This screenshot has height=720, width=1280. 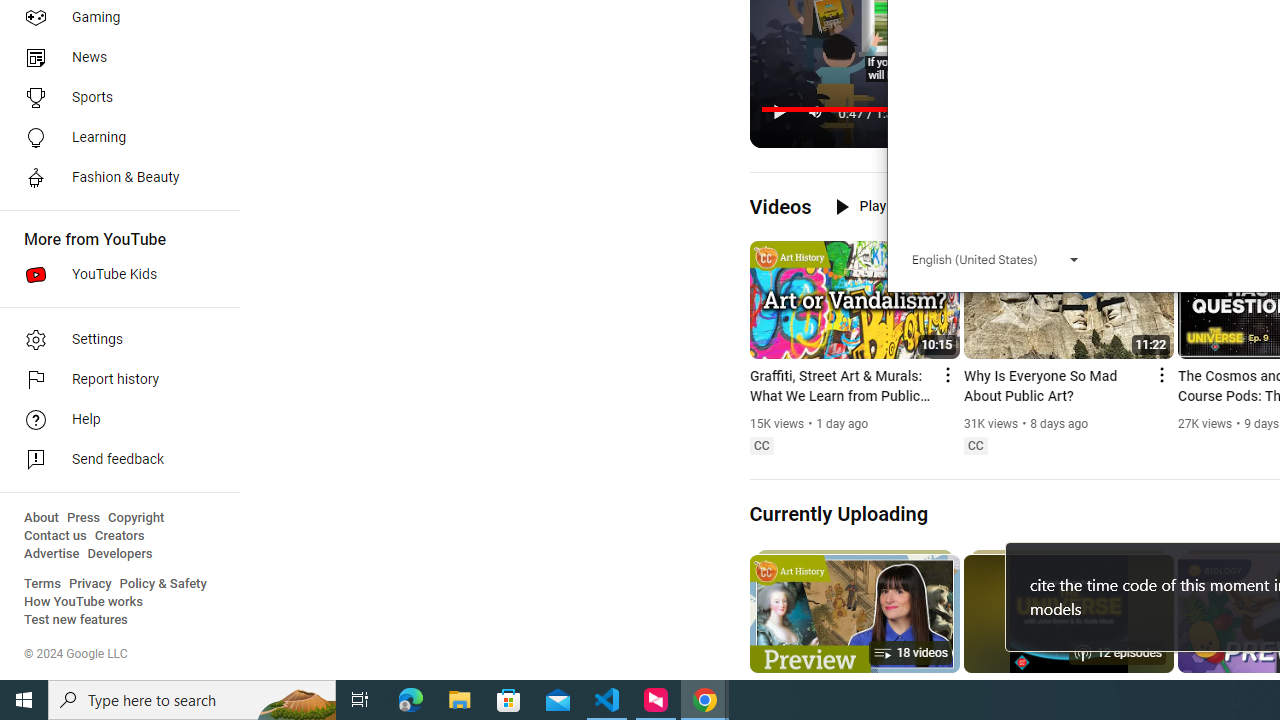 What do you see at coordinates (112, 460) in the screenshot?
I see `'Send feedback'` at bounding box center [112, 460].